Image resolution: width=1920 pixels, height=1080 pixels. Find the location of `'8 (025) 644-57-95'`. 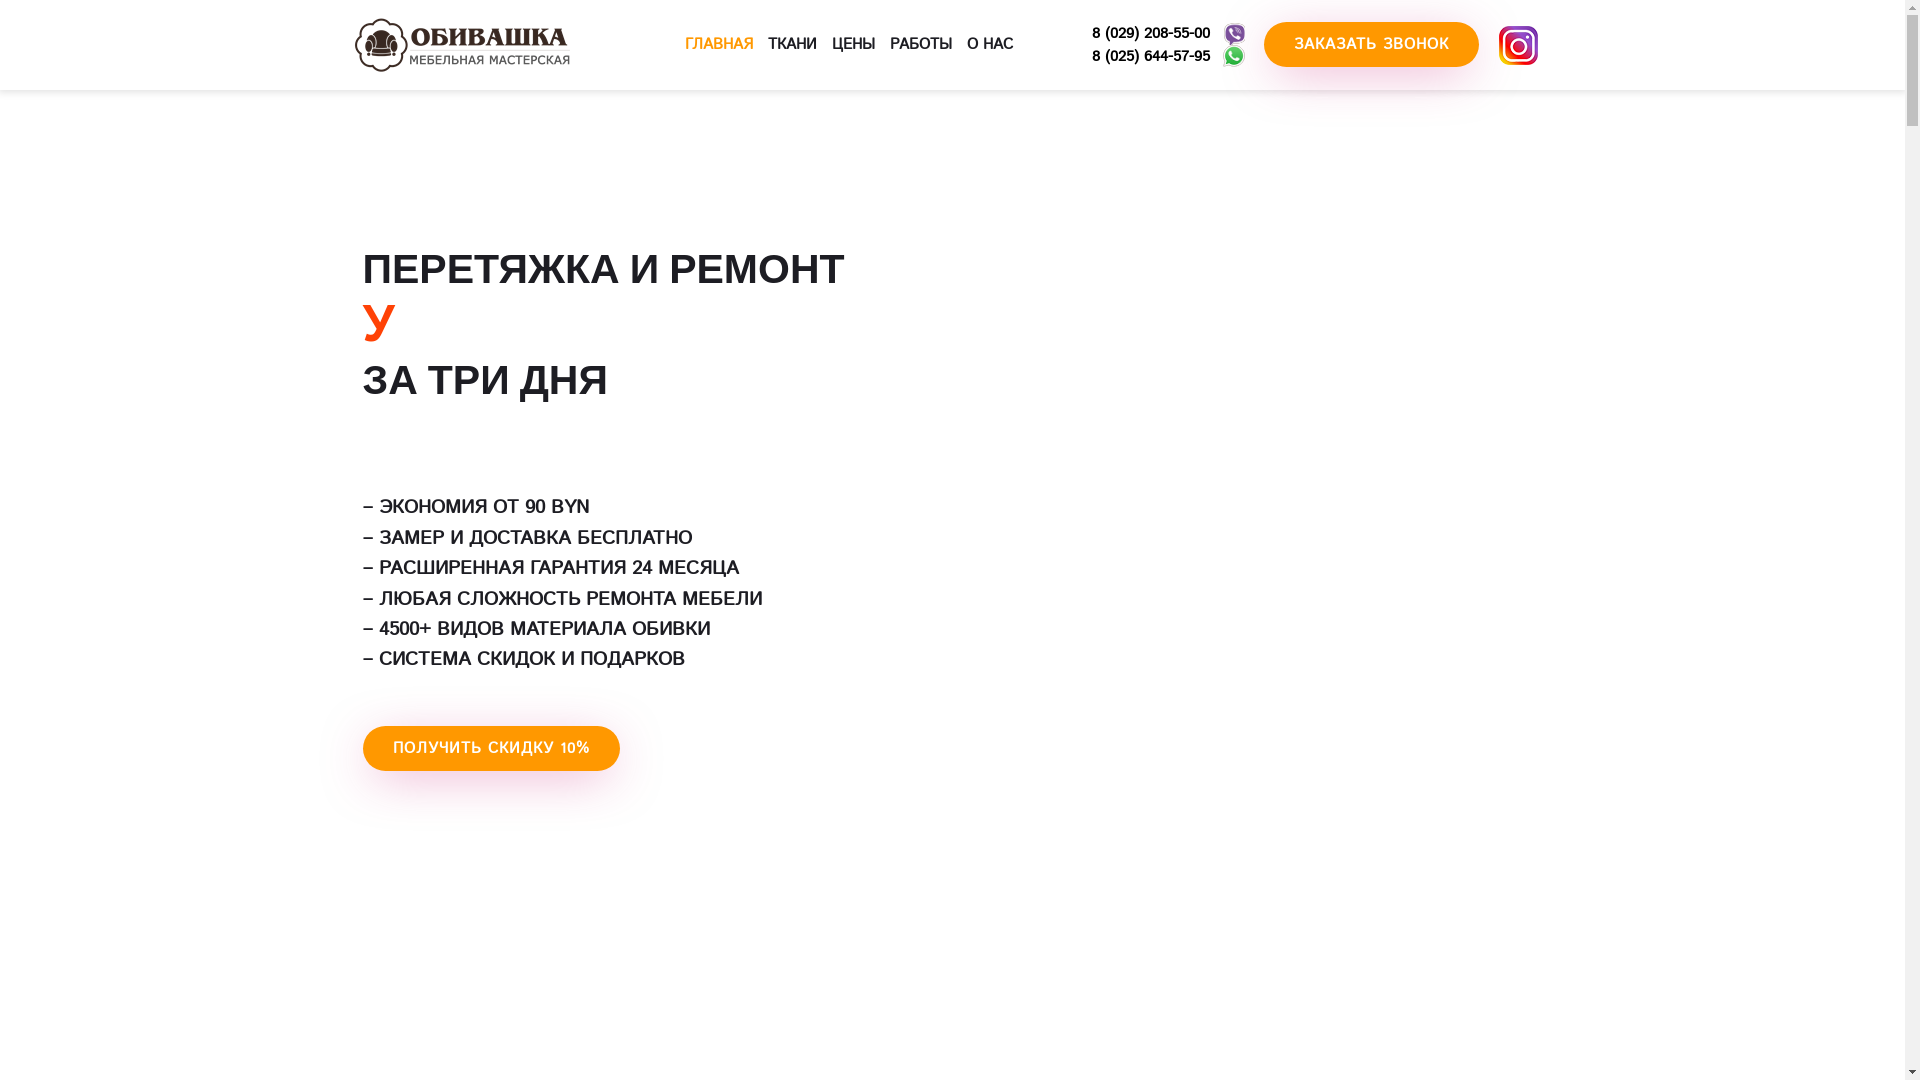

'8 (025) 644-57-95' is located at coordinates (1151, 55).